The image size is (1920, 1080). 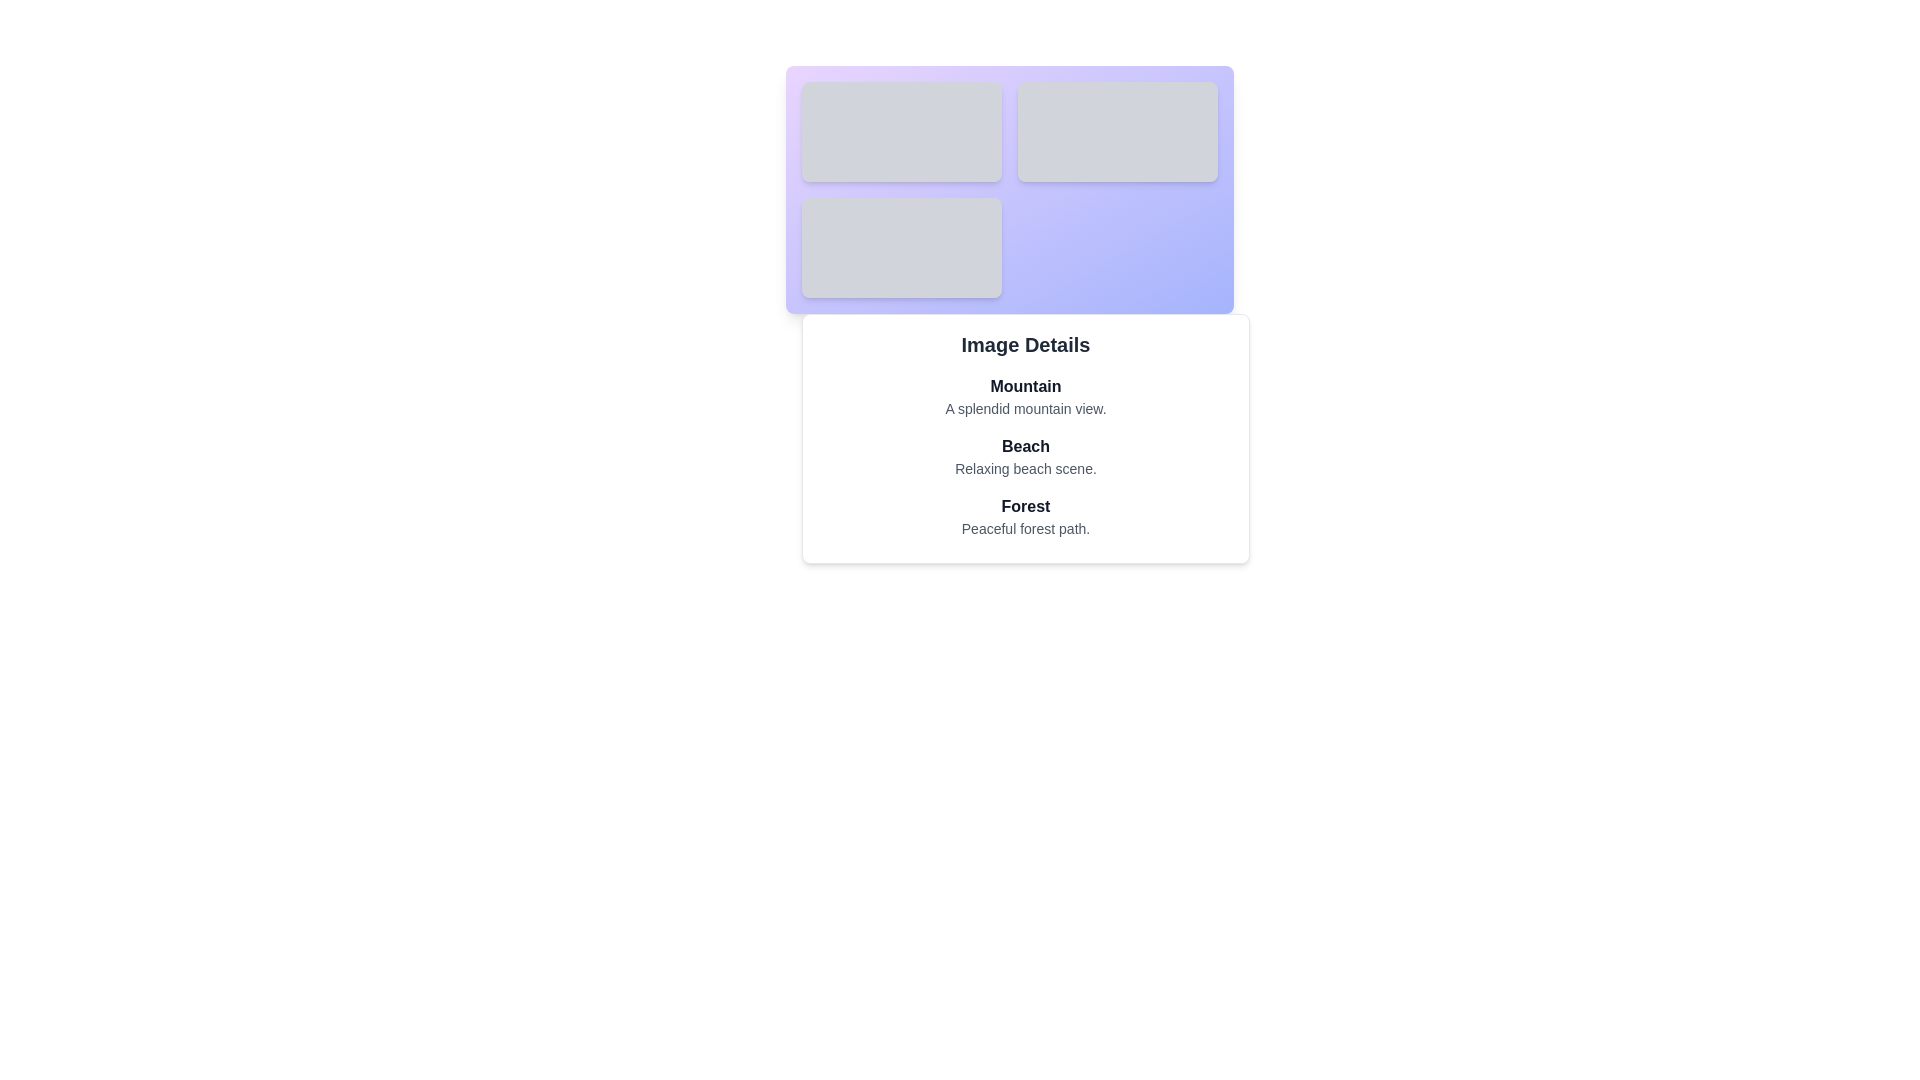 What do you see at coordinates (1026, 446) in the screenshot?
I see `the text label displaying 'Beach', which is bold and dark gray, positioned between 'Mountain' and 'Forest' in the 'Image Details' section` at bounding box center [1026, 446].